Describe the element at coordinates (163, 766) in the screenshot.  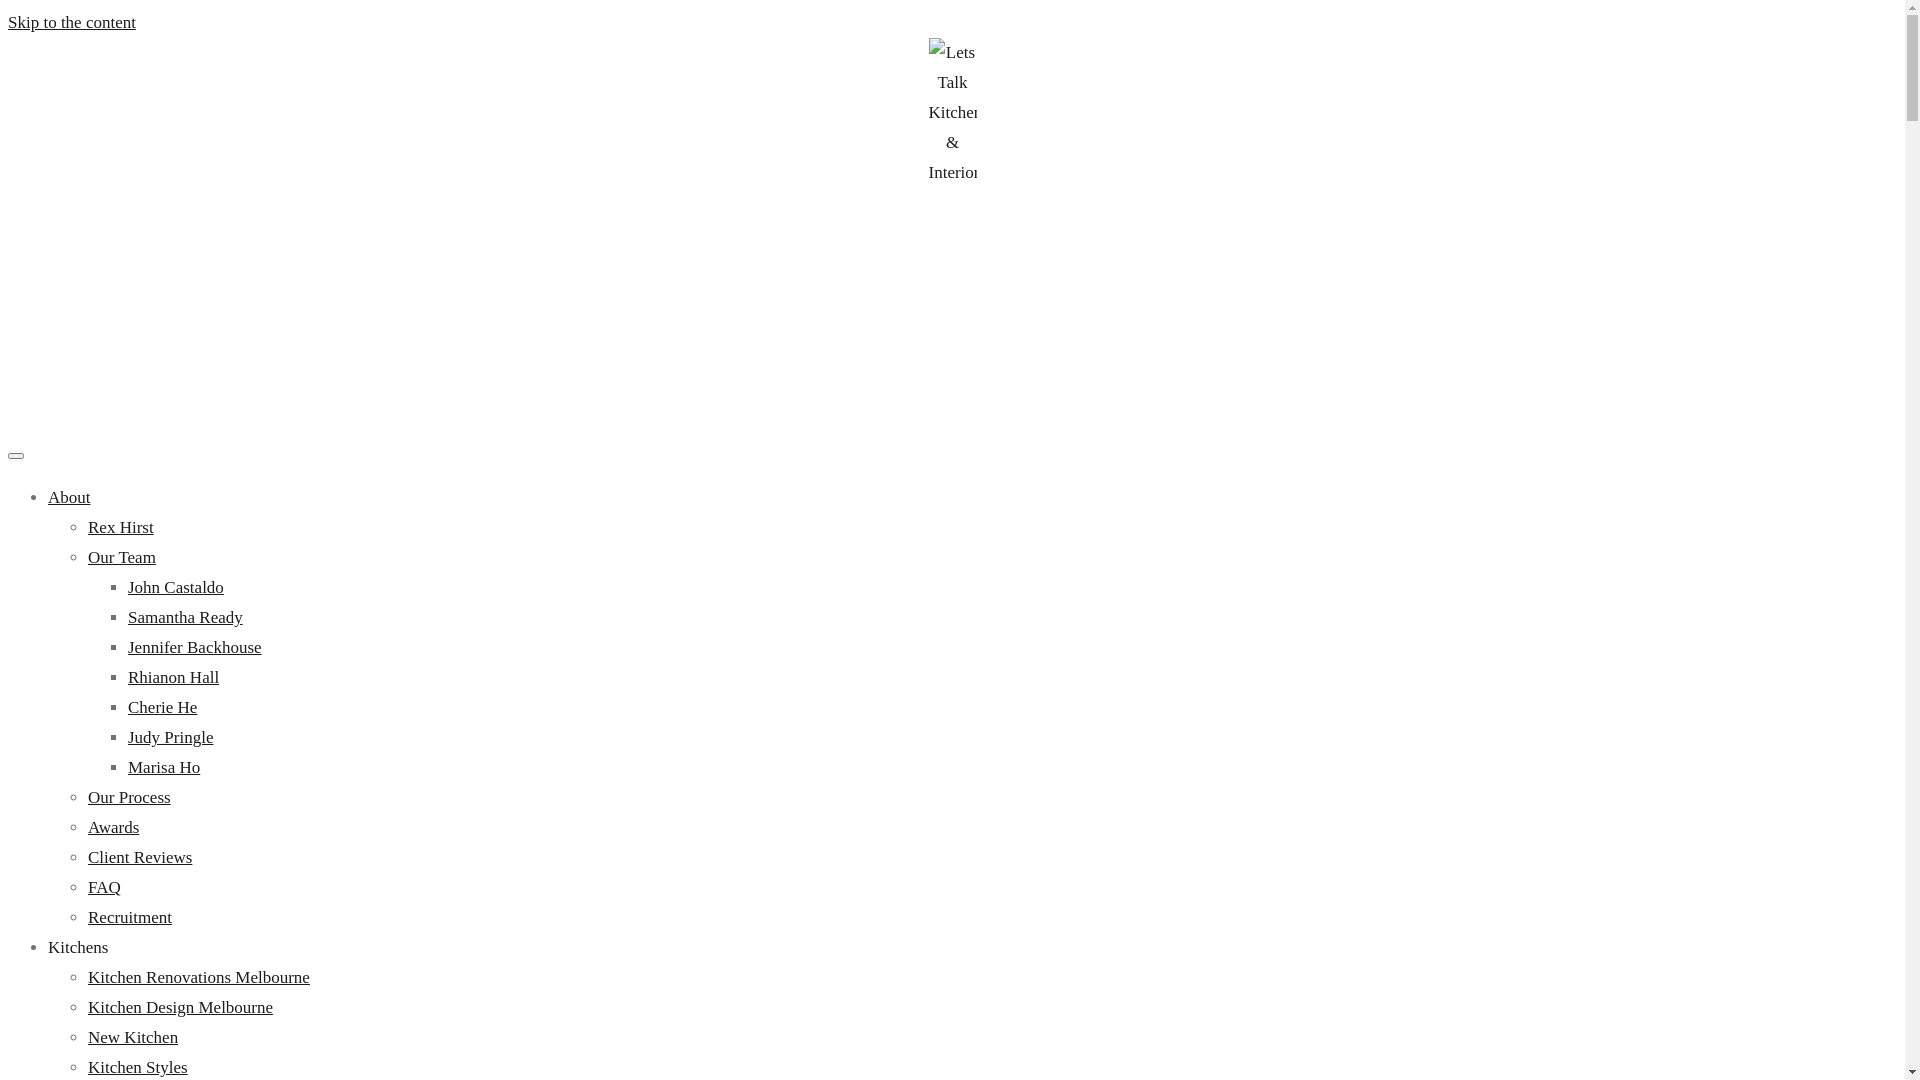
I see `'Marisa Ho'` at that location.